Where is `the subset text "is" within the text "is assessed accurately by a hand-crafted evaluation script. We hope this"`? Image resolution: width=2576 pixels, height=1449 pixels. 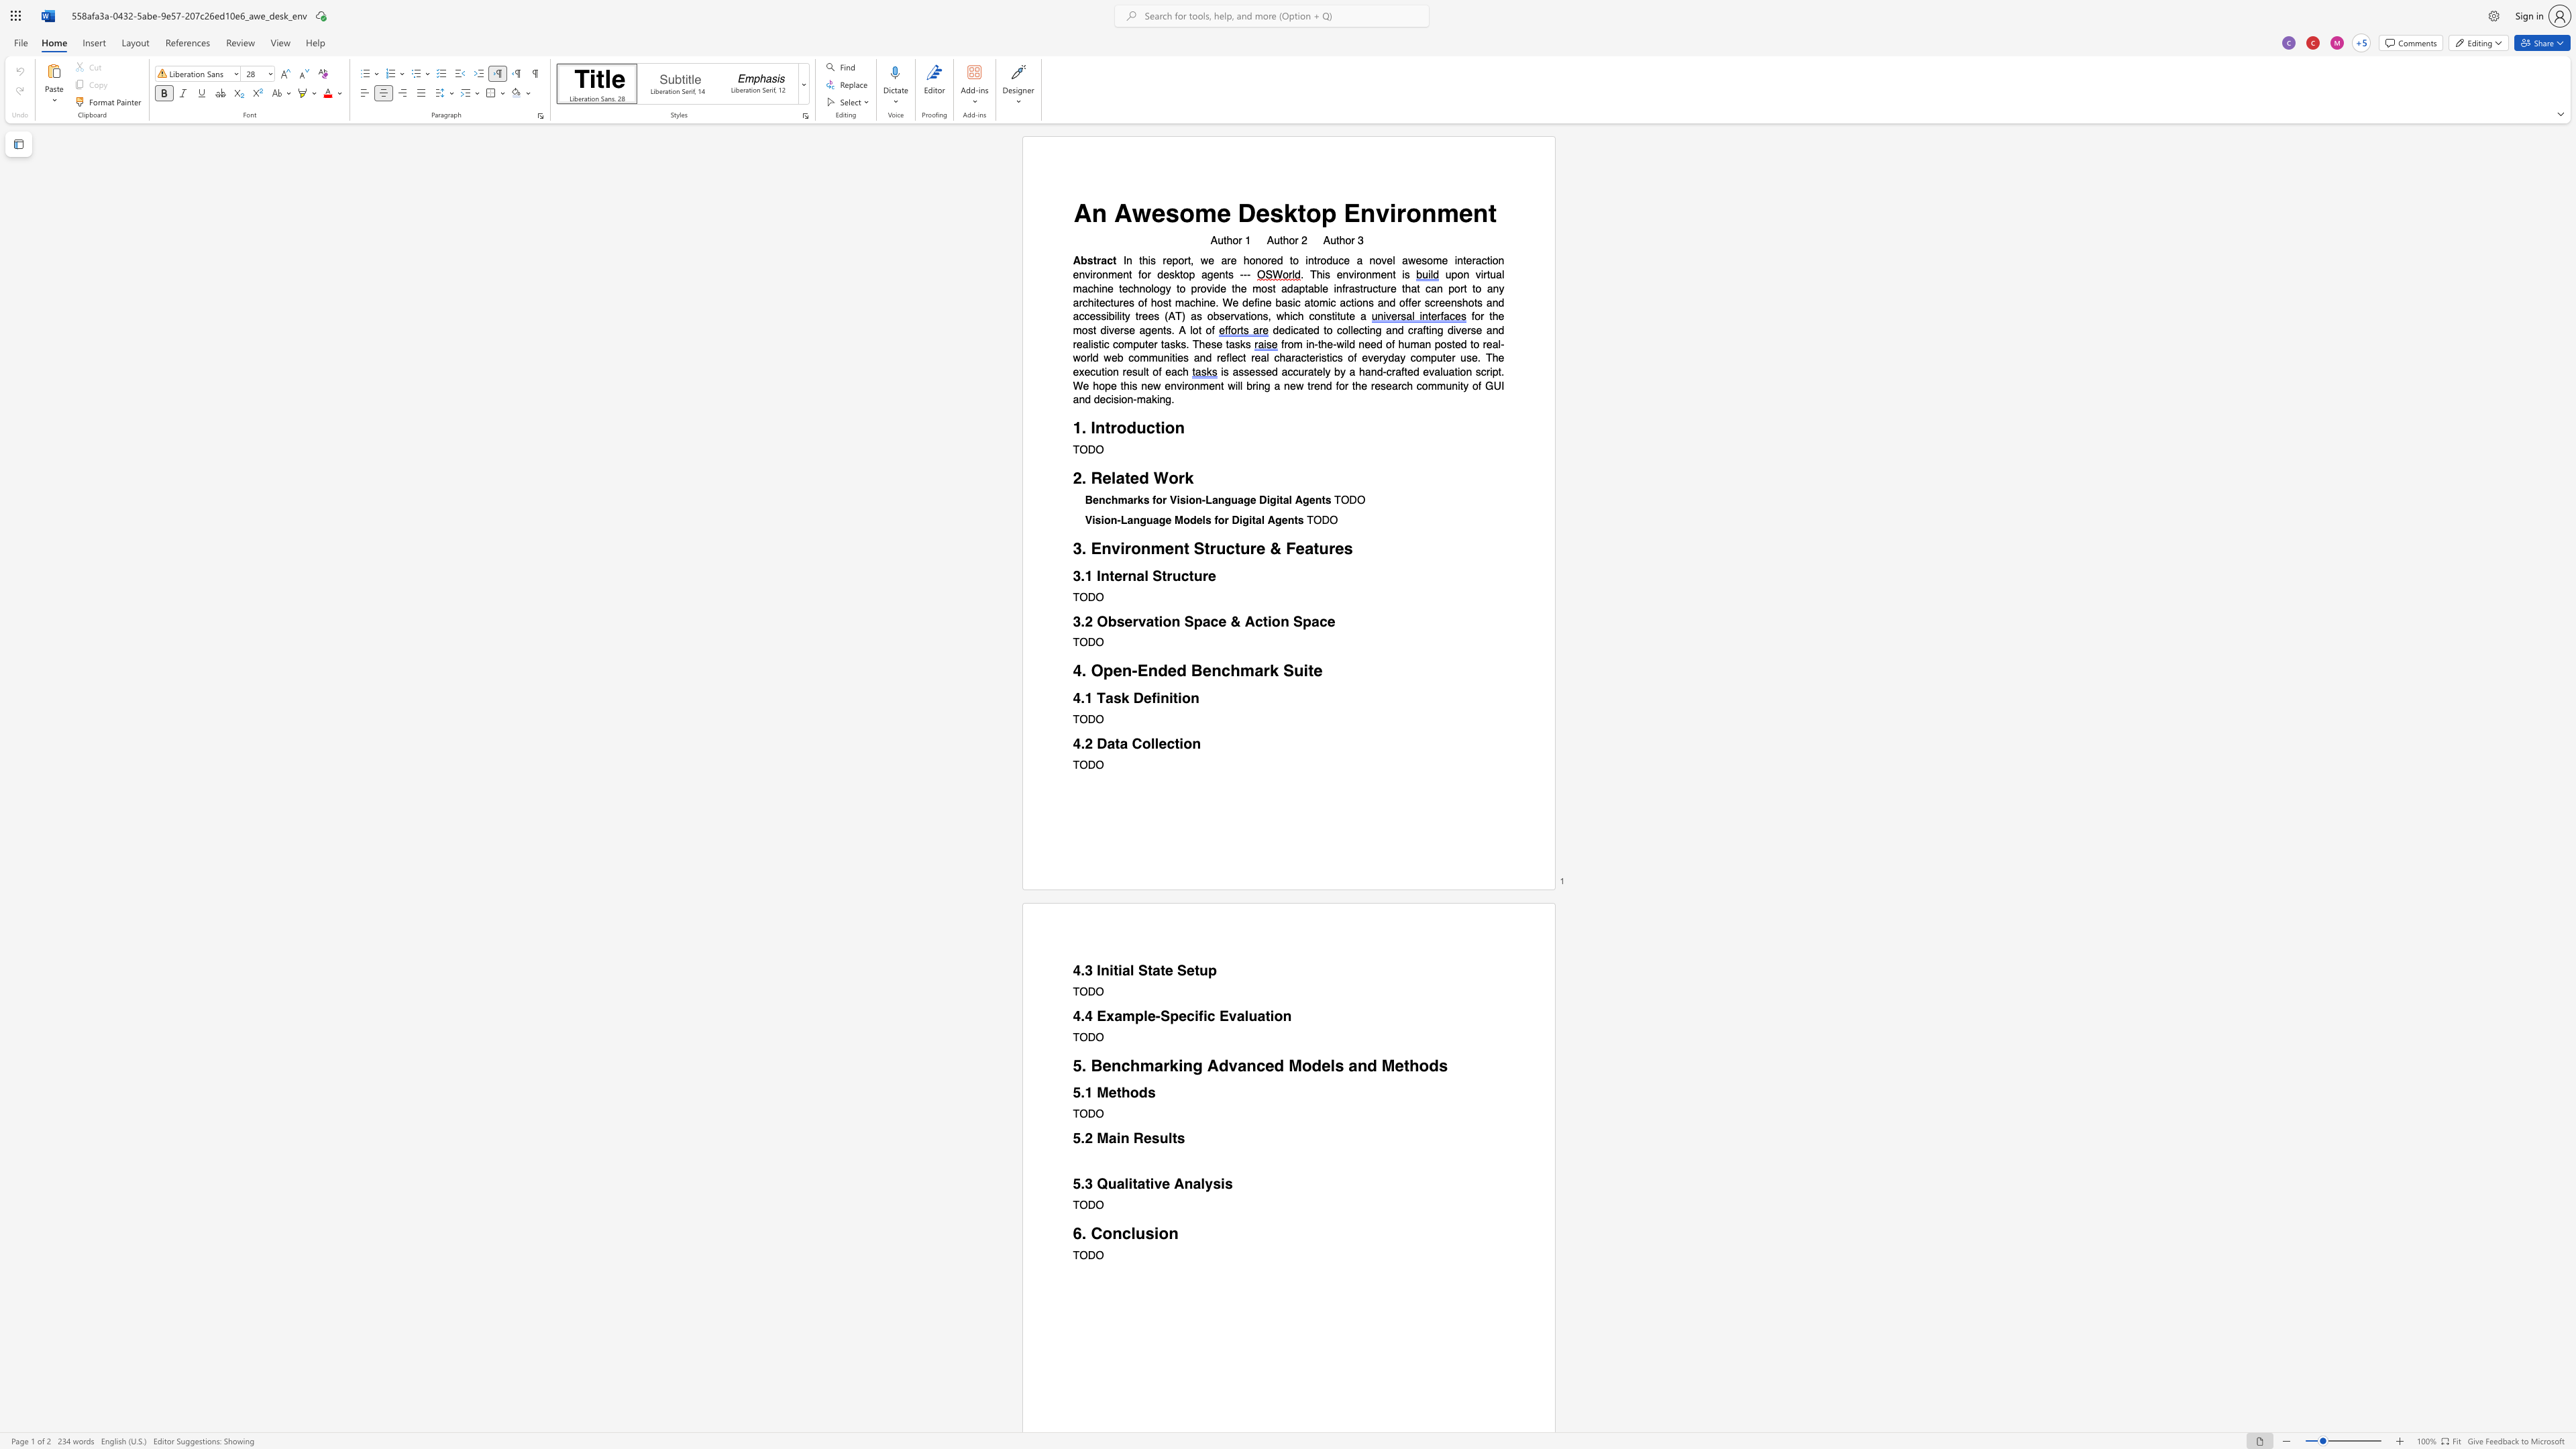
the subset text "is" within the text "is assessed accurately by a hand-crafted evaluation script. We hope this" is located at coordinates (1128, 386).